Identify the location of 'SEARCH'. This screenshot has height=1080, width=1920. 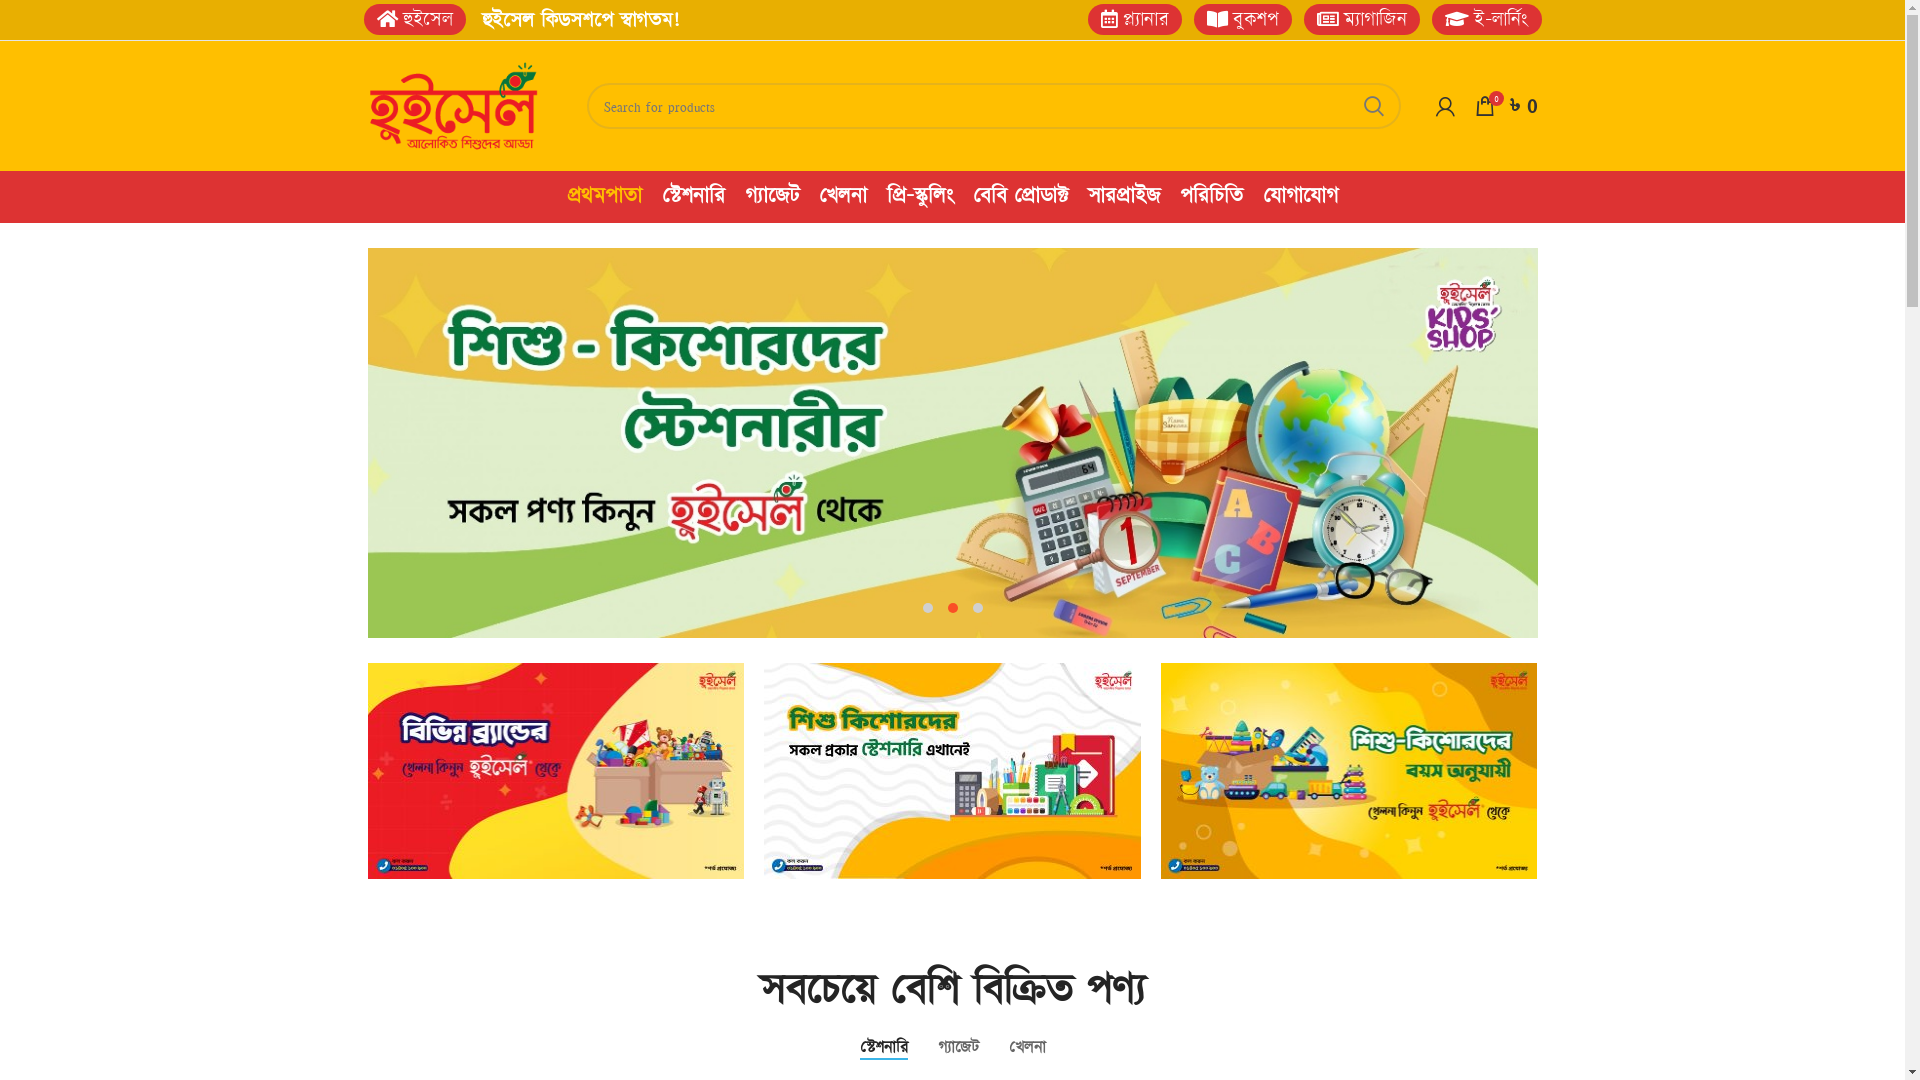
(1371, 105).